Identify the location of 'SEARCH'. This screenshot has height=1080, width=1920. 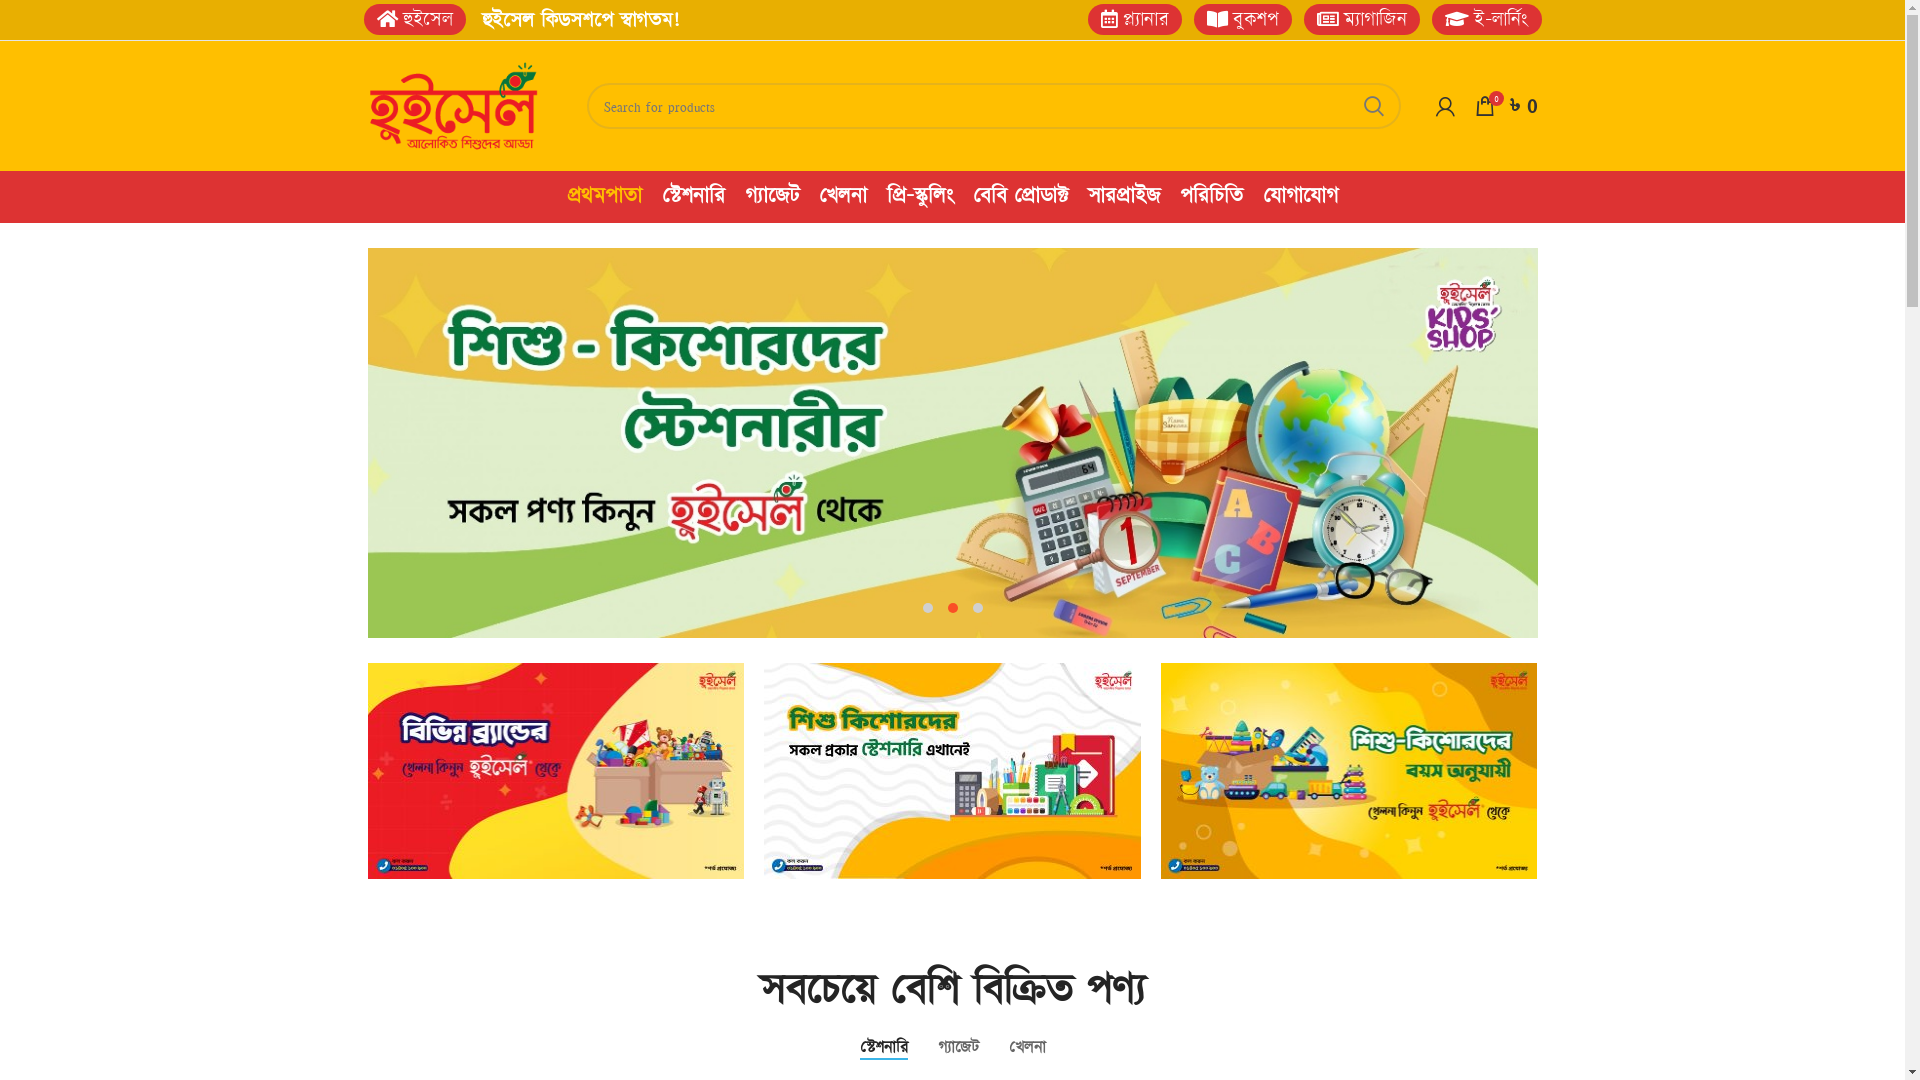
(1371, 105).